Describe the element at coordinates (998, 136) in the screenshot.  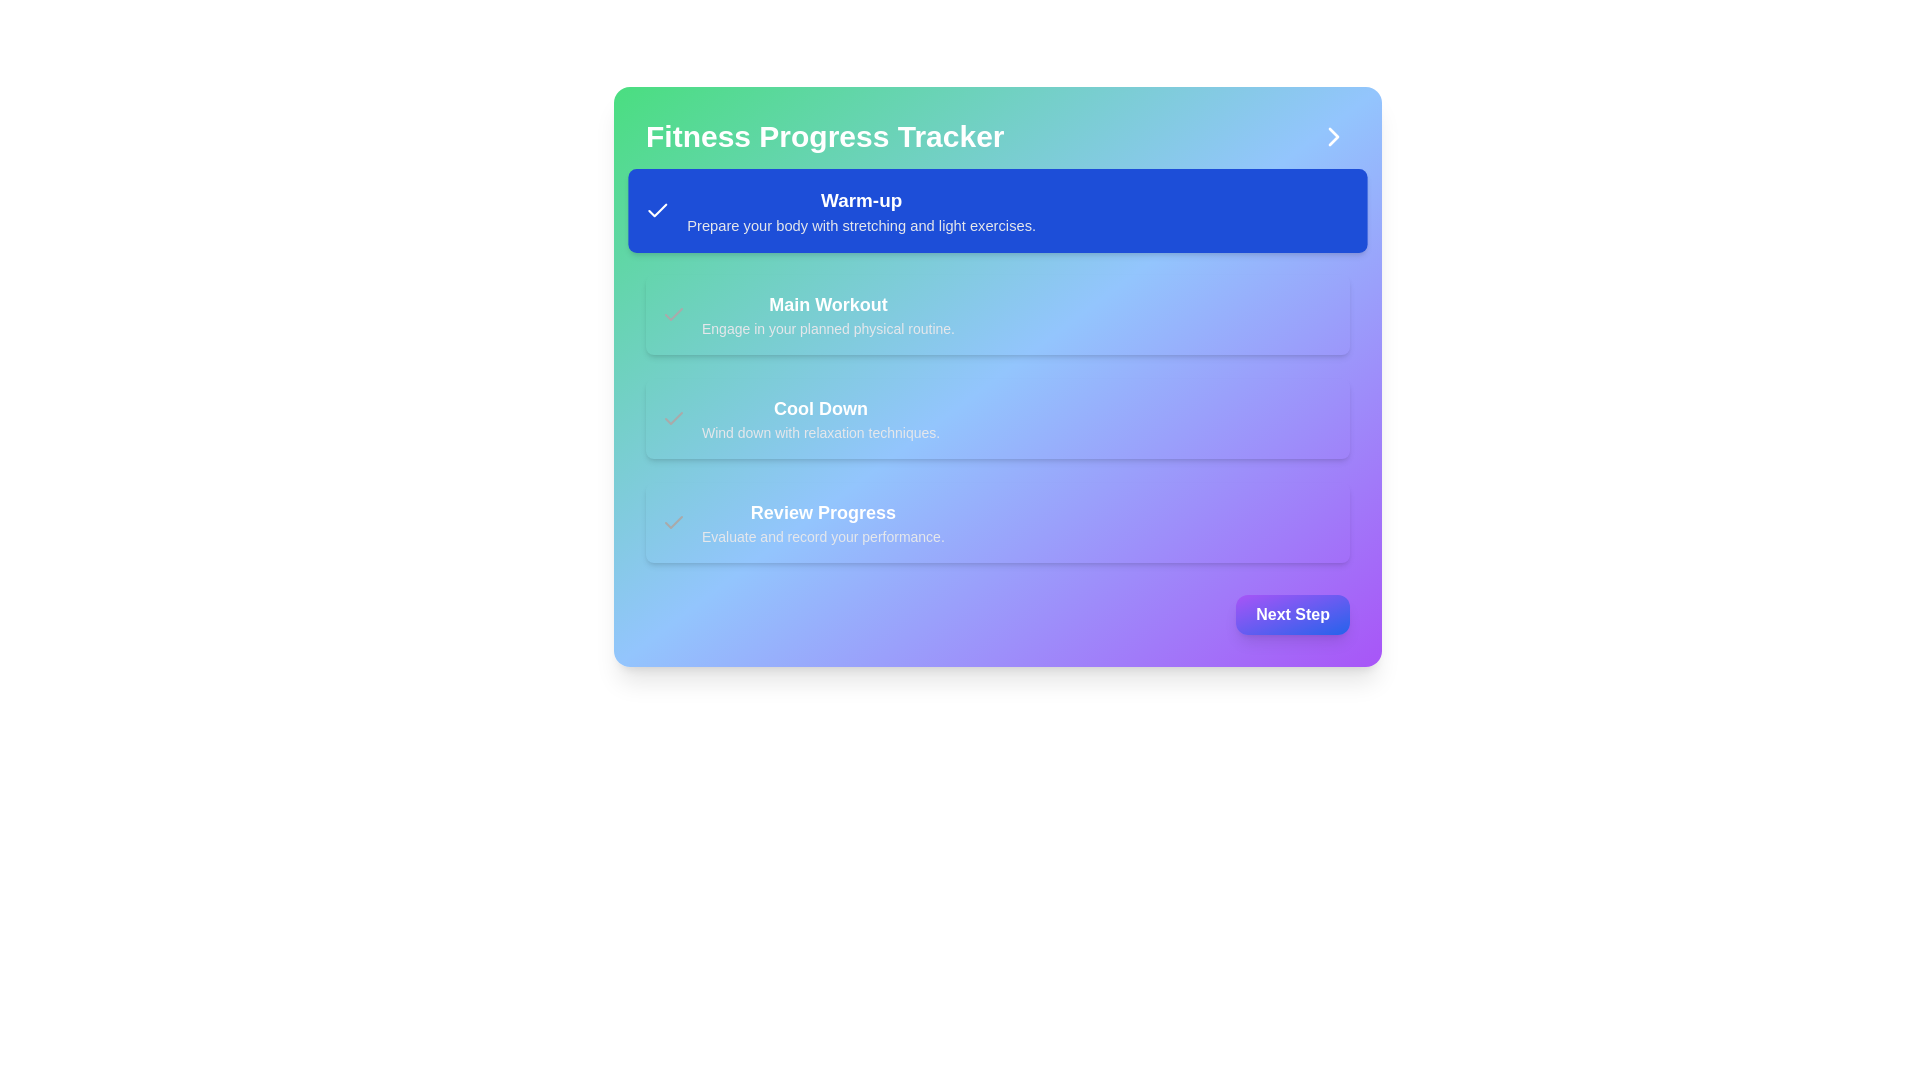
I see `the 'Fitness Progress Tracker' text in the header section of the card layout to read it` at that location.